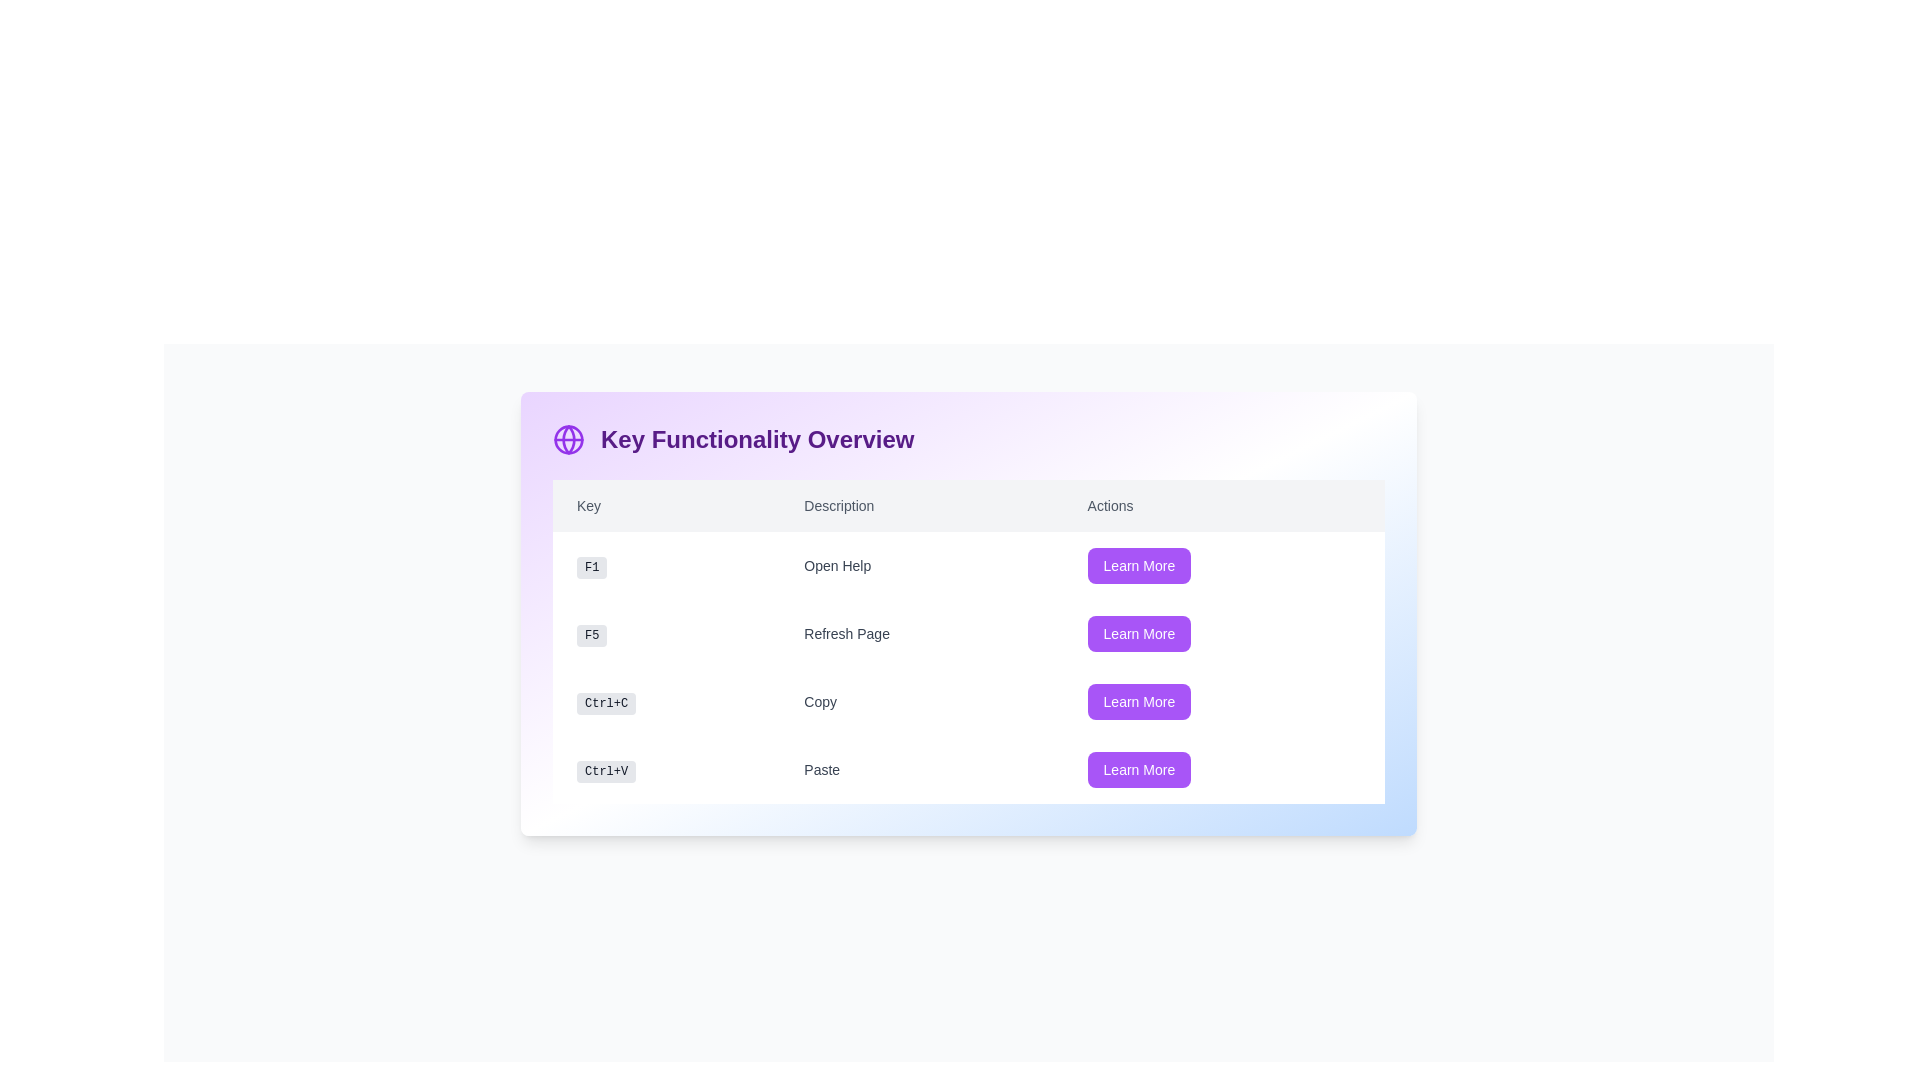  I want to click on the SVG circle graphic located at the top-left corner of the card header by, so click(568, 438).